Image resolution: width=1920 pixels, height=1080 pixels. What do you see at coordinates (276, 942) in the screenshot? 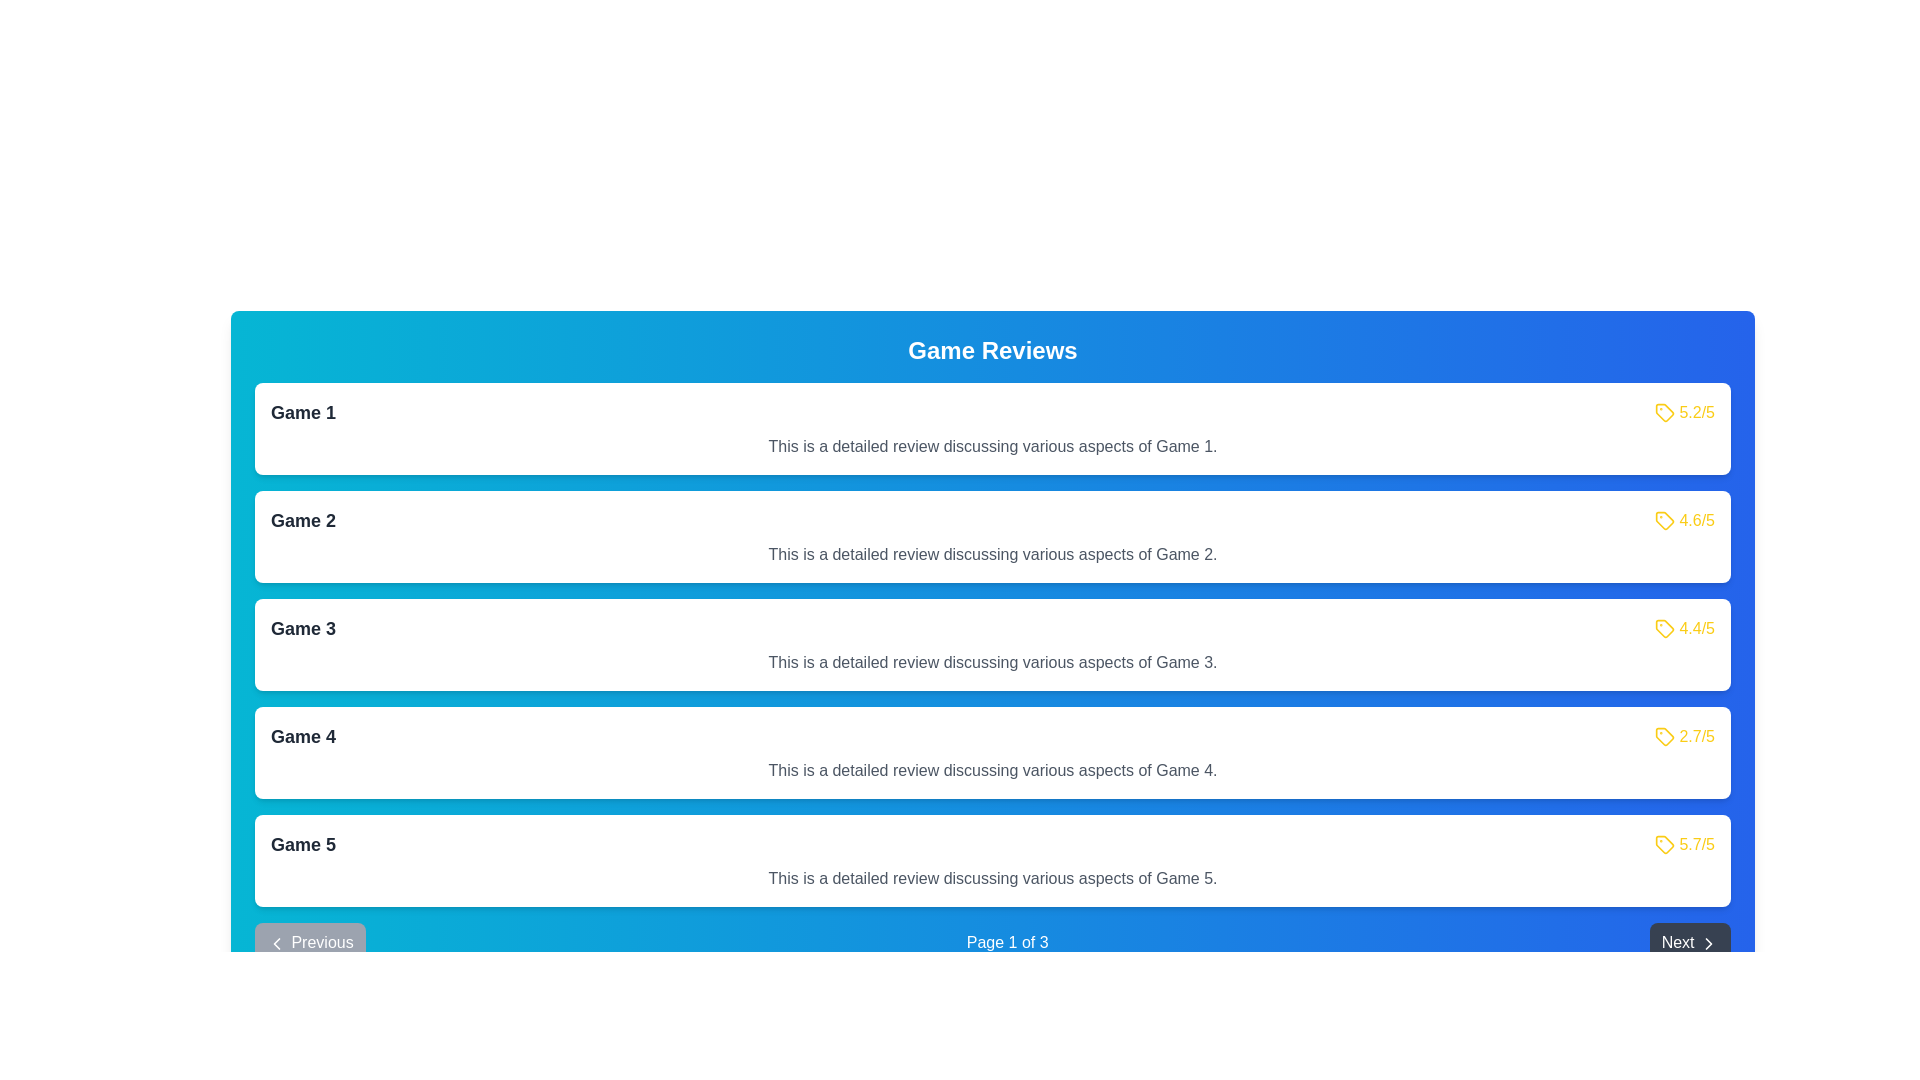
I see `the arrow icon located at the top-left corner of the 'Previous' button, which indicates its functionality to navigate to the previous page or section` at bounding box center [276, 942].